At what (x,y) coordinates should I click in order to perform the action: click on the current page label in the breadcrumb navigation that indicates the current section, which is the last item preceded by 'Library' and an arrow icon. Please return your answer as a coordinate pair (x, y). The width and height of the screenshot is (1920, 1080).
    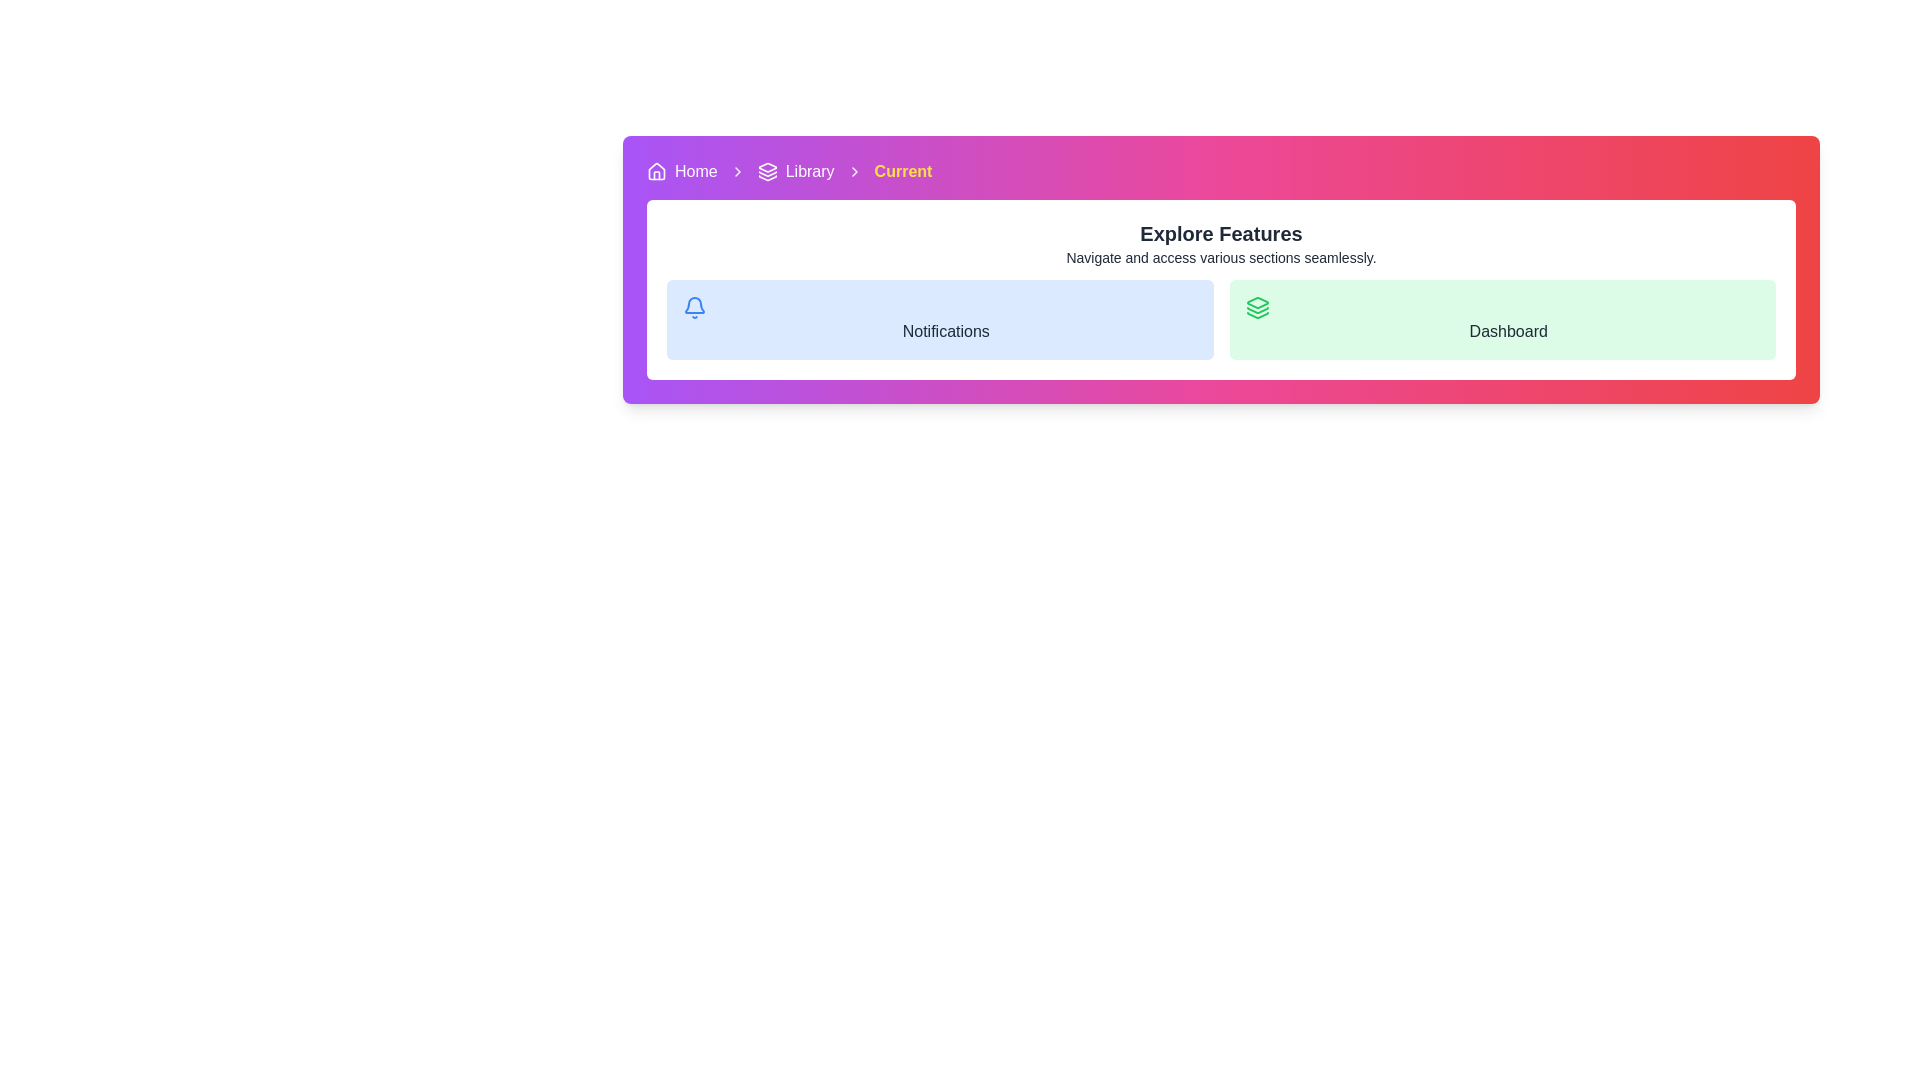
    Looking at the image, I should click on (902, 171).